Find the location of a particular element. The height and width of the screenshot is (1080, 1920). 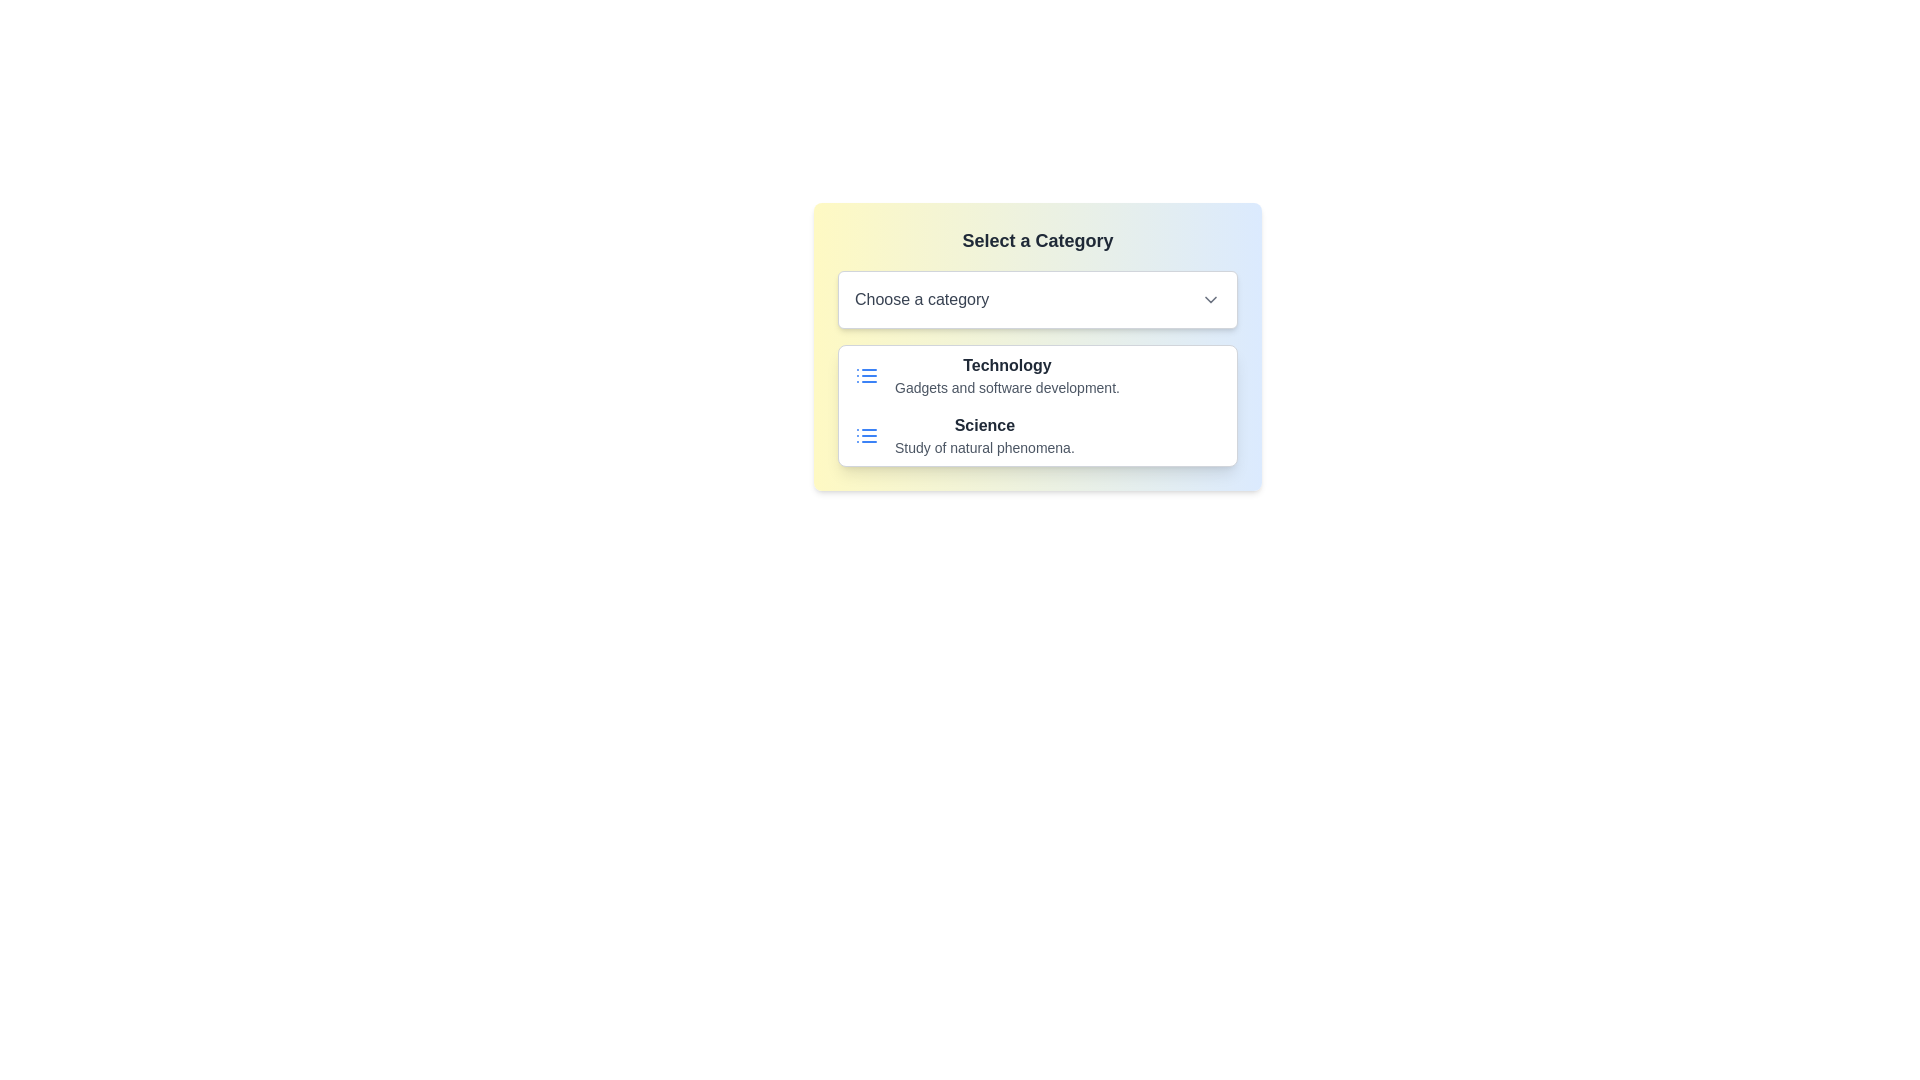

the text label that says 'Choose a category', which is located within a dropdown field with rounded corners and a chevron icon on its right side is located at coordinates (921, 300).